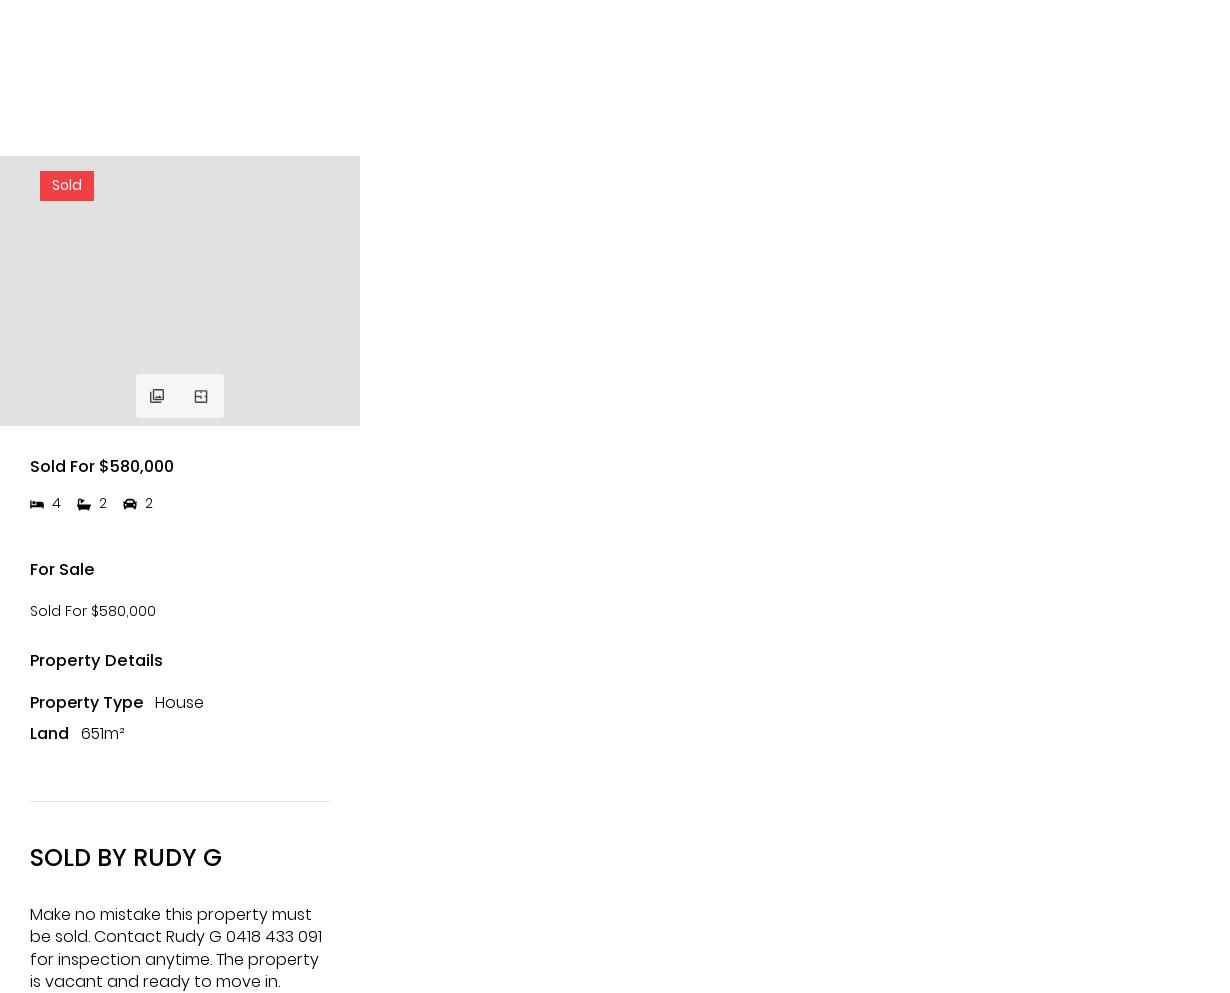  Describe the element at coordinates (38, 615) in the screenshot. I see `'Please send me more information on...'` at that location.